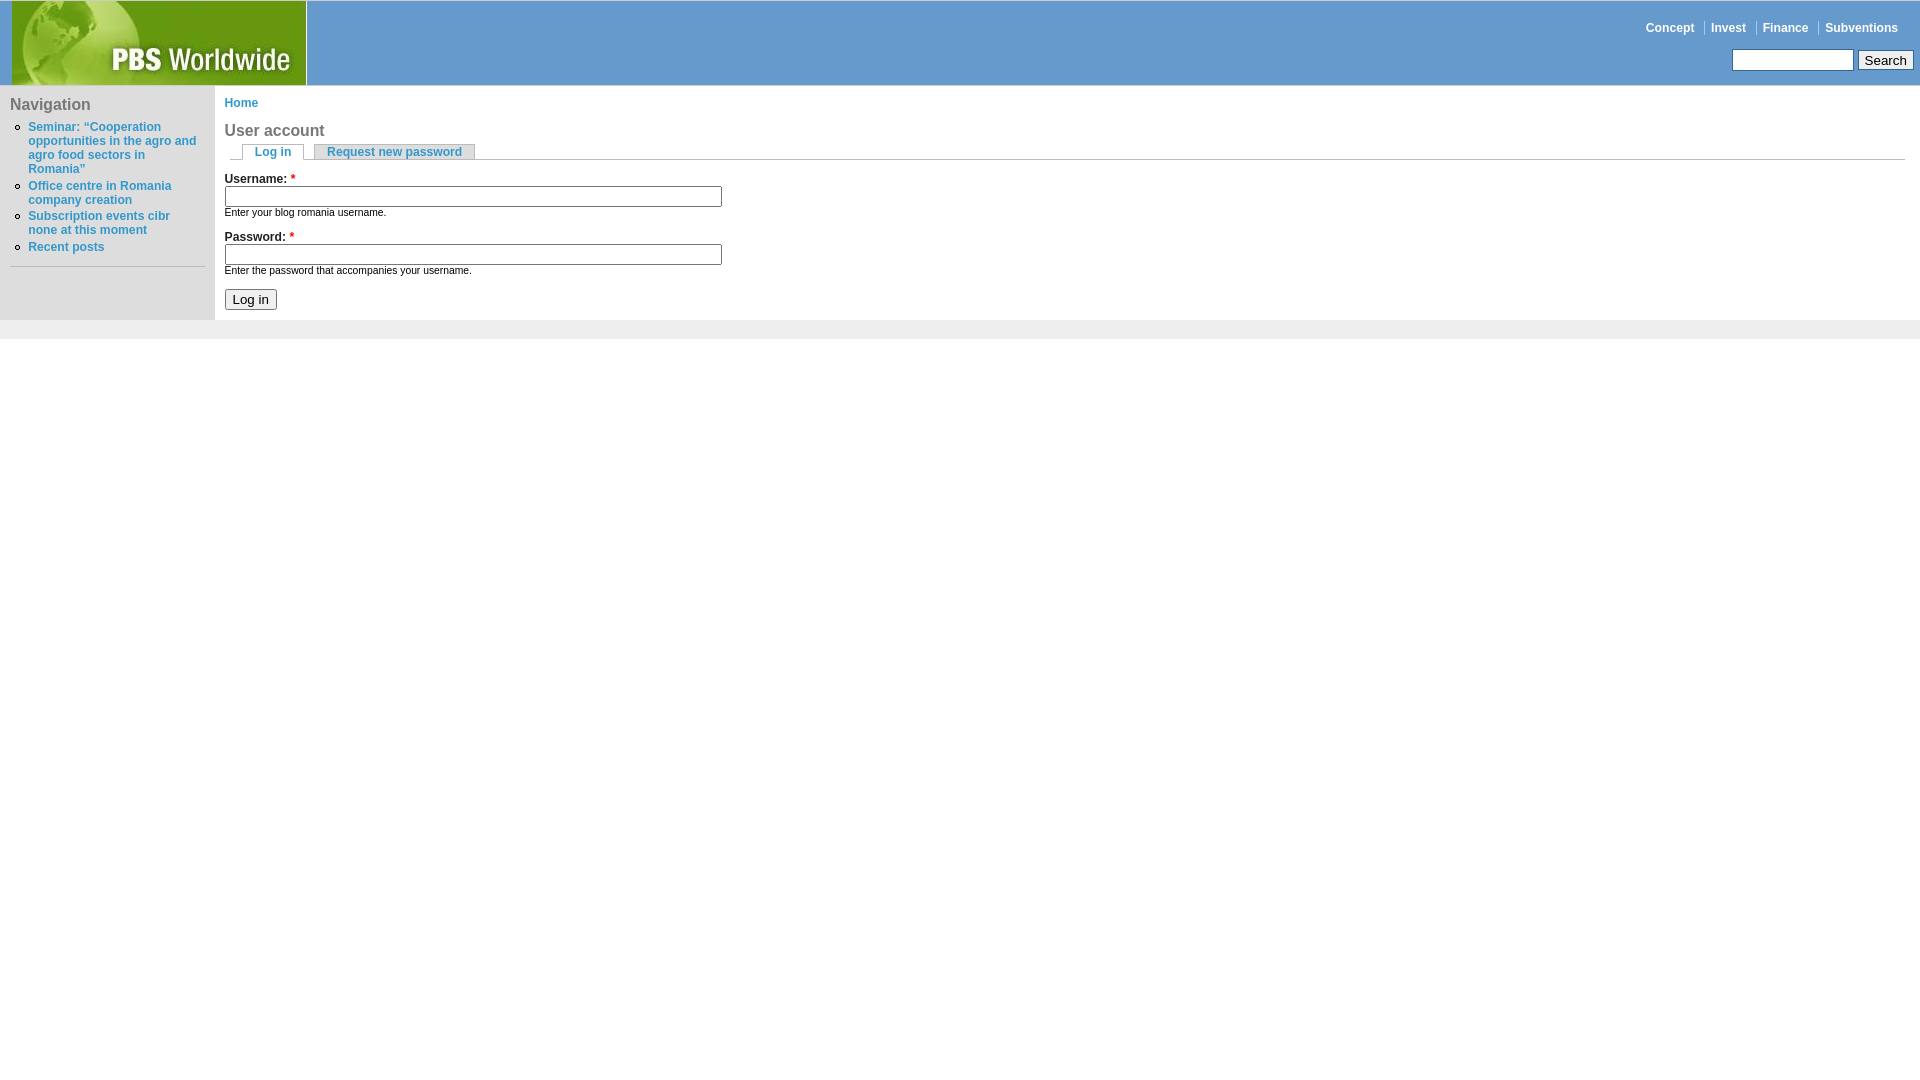  Describe the element at coordinates (1860, 27) in the screenshot. I see `'Subventions'` at that location.